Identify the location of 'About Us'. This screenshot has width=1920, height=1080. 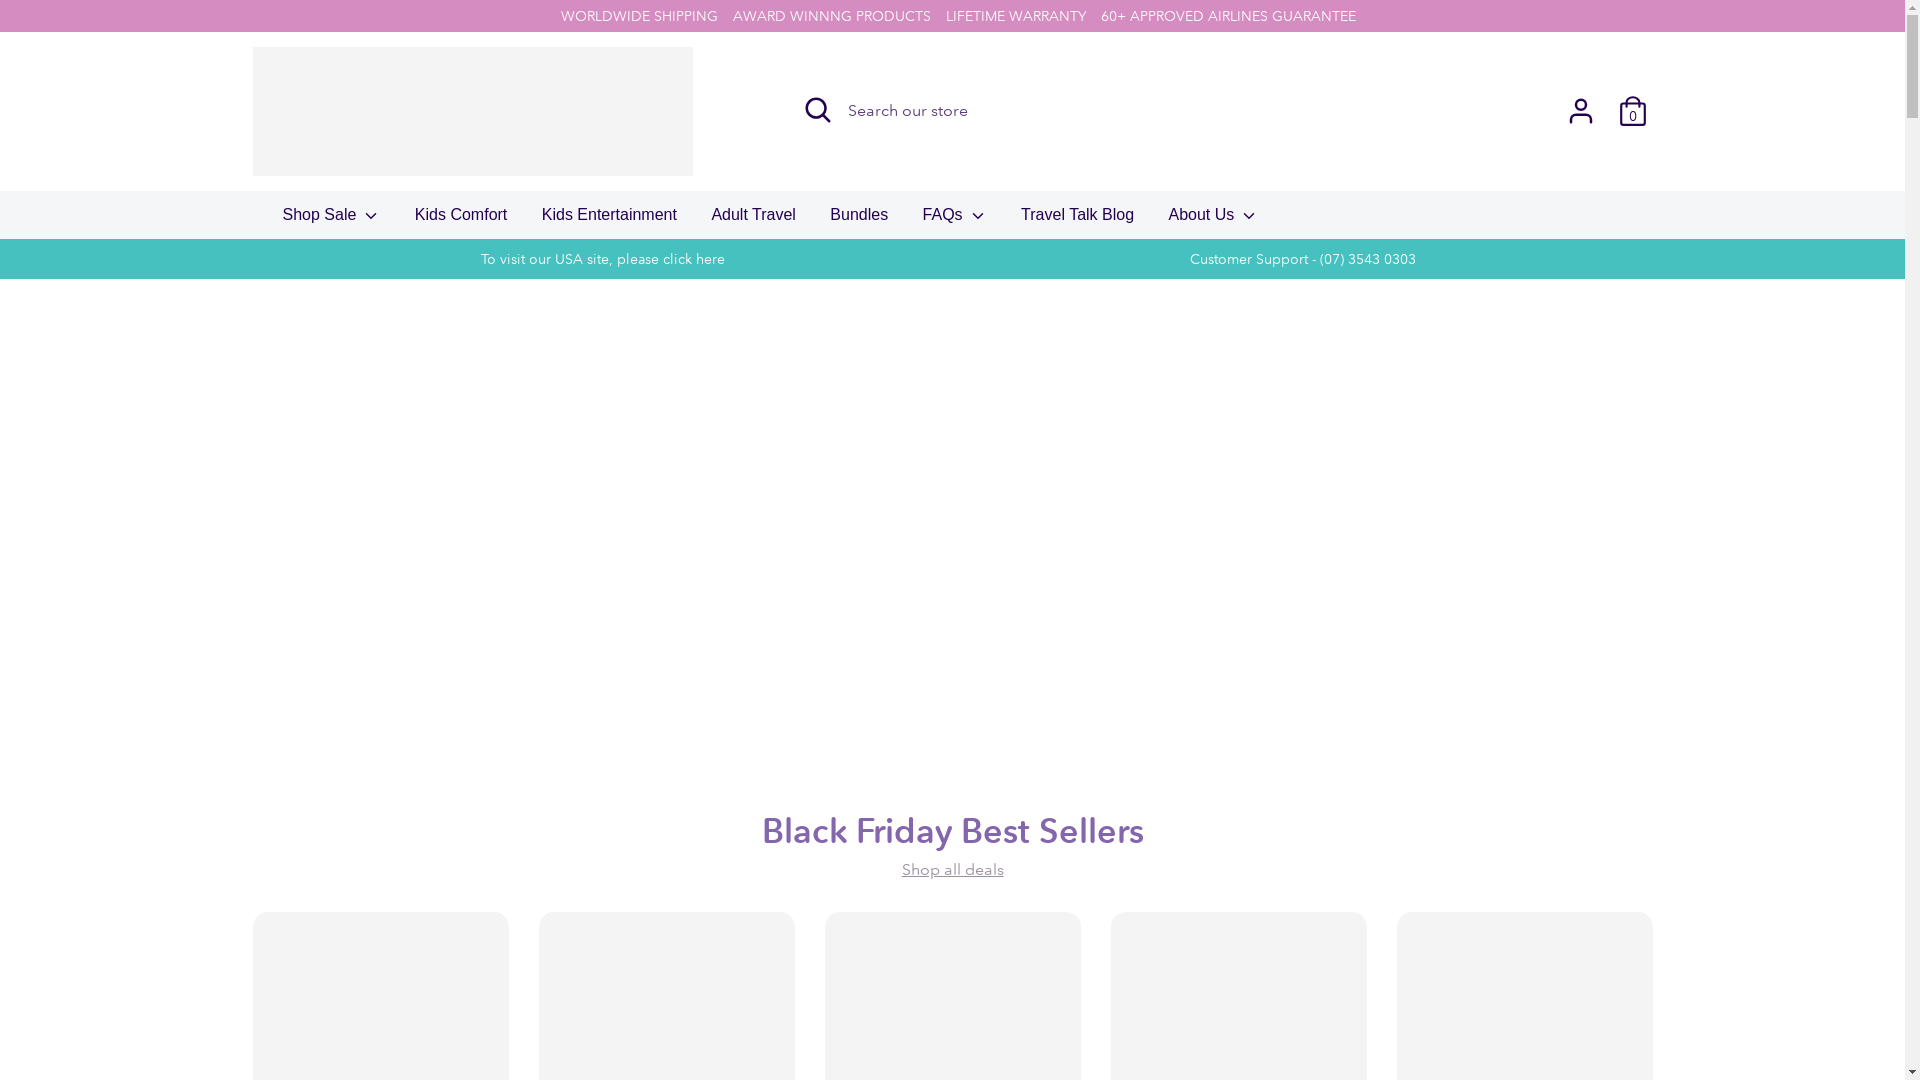
(1213, 220).